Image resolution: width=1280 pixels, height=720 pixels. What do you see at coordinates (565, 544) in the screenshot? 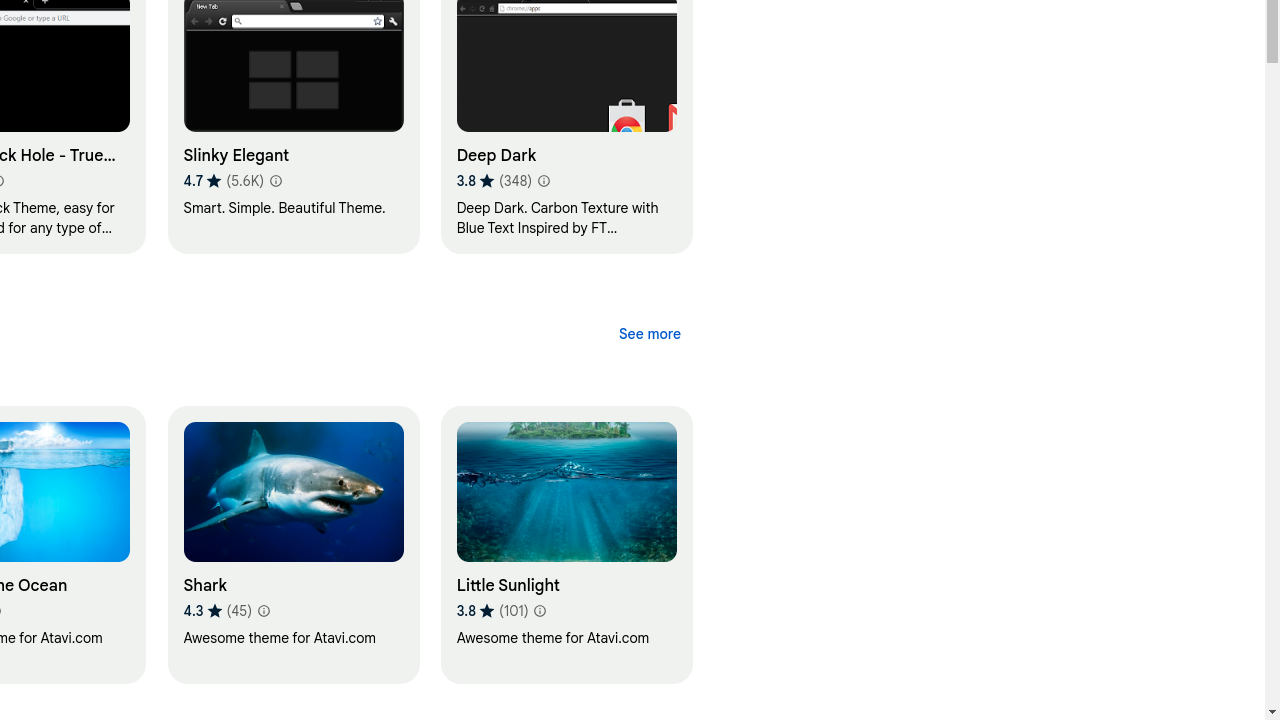
I see `'Little Sunlight'` at bounding box center [565, 544].